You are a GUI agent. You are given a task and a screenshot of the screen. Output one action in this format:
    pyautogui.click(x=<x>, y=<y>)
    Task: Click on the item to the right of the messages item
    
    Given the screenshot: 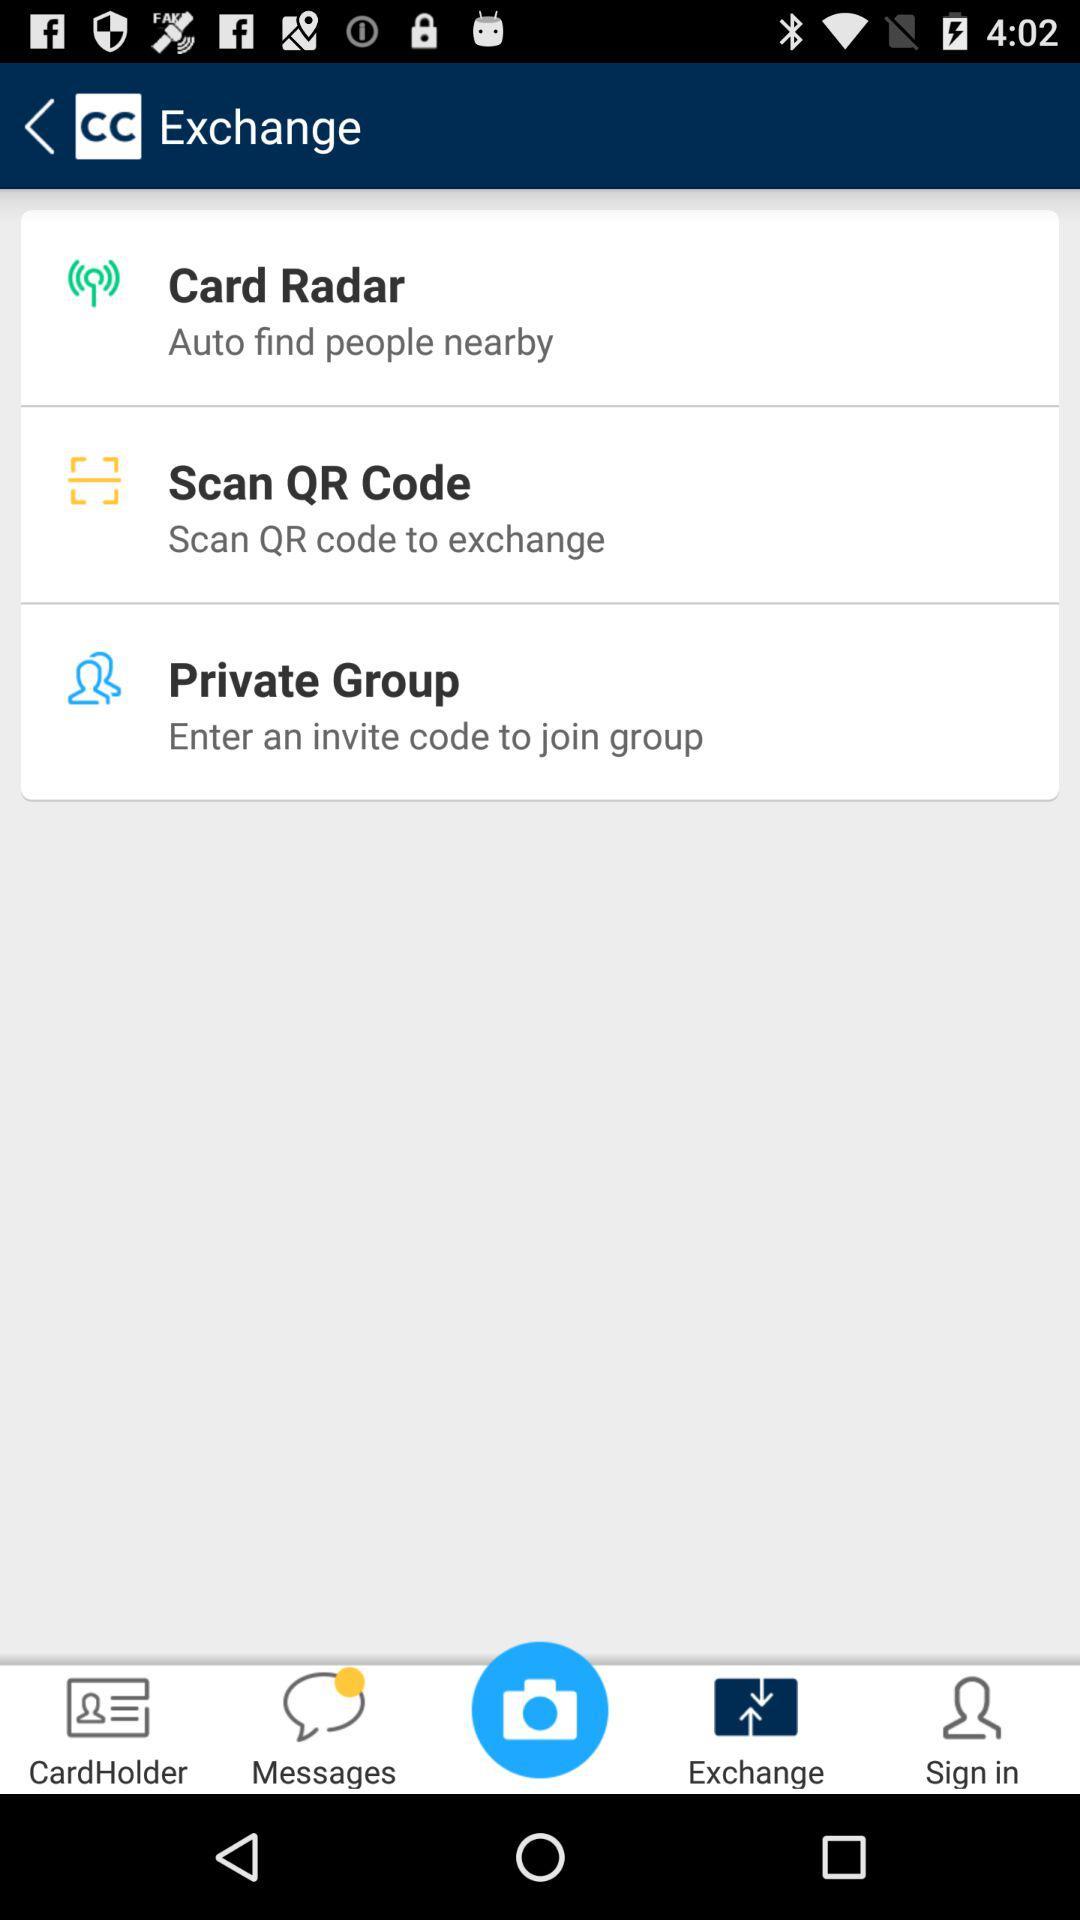 What is the action you would take?
    pyautogui.click(x=540, y=1708)
    